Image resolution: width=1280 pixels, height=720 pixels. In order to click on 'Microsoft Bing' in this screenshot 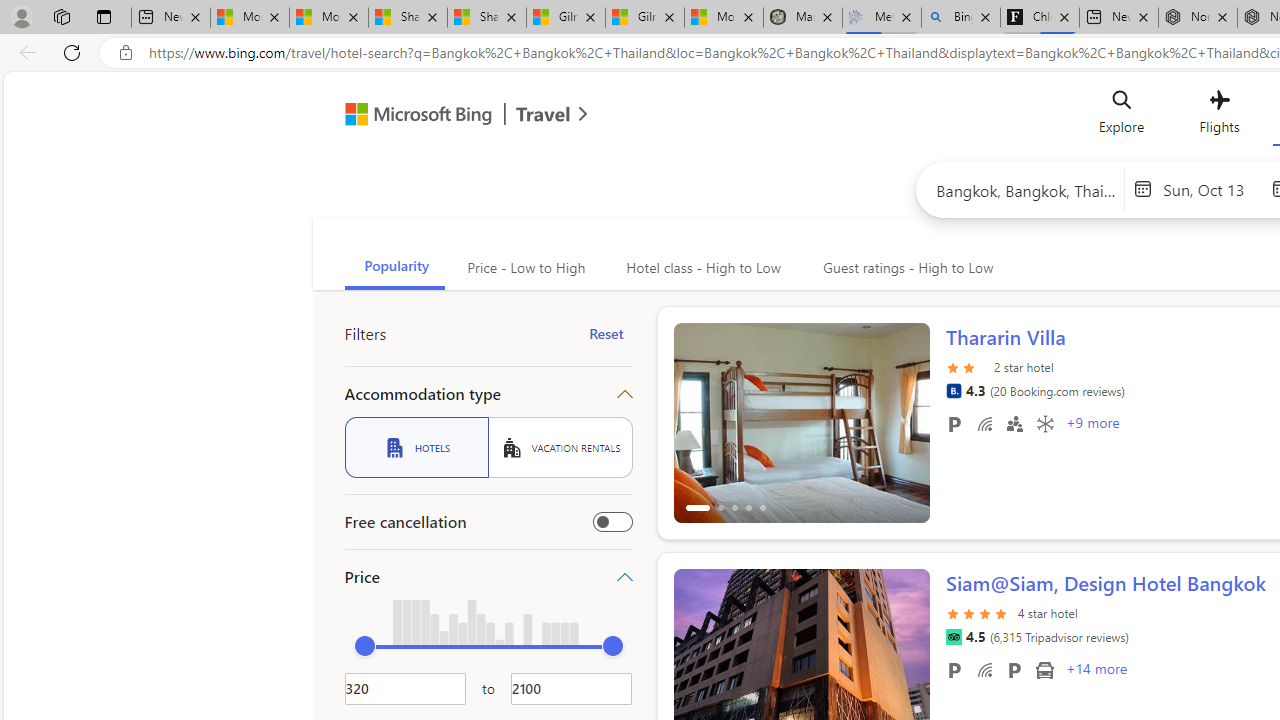, I will do `click(409, 117)`.